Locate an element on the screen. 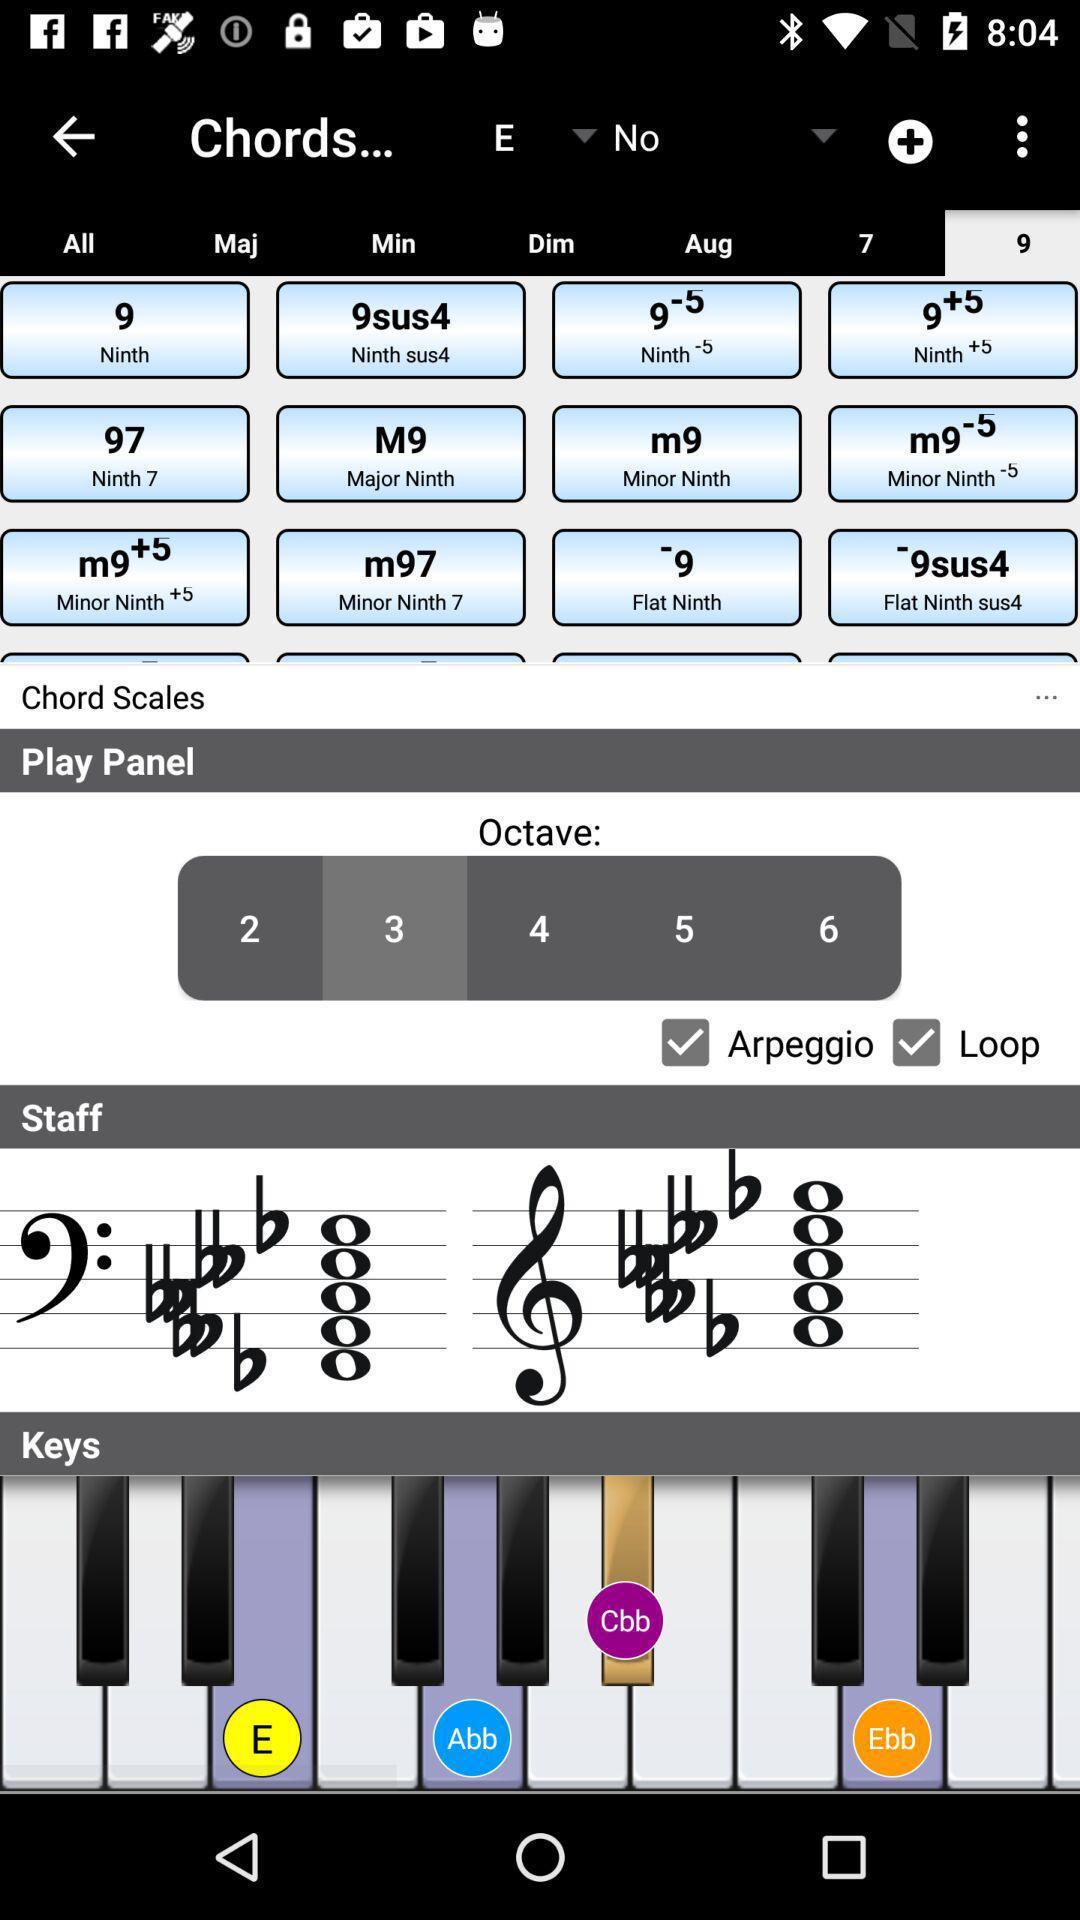  press piano key is located at coordinates (51, 1633).